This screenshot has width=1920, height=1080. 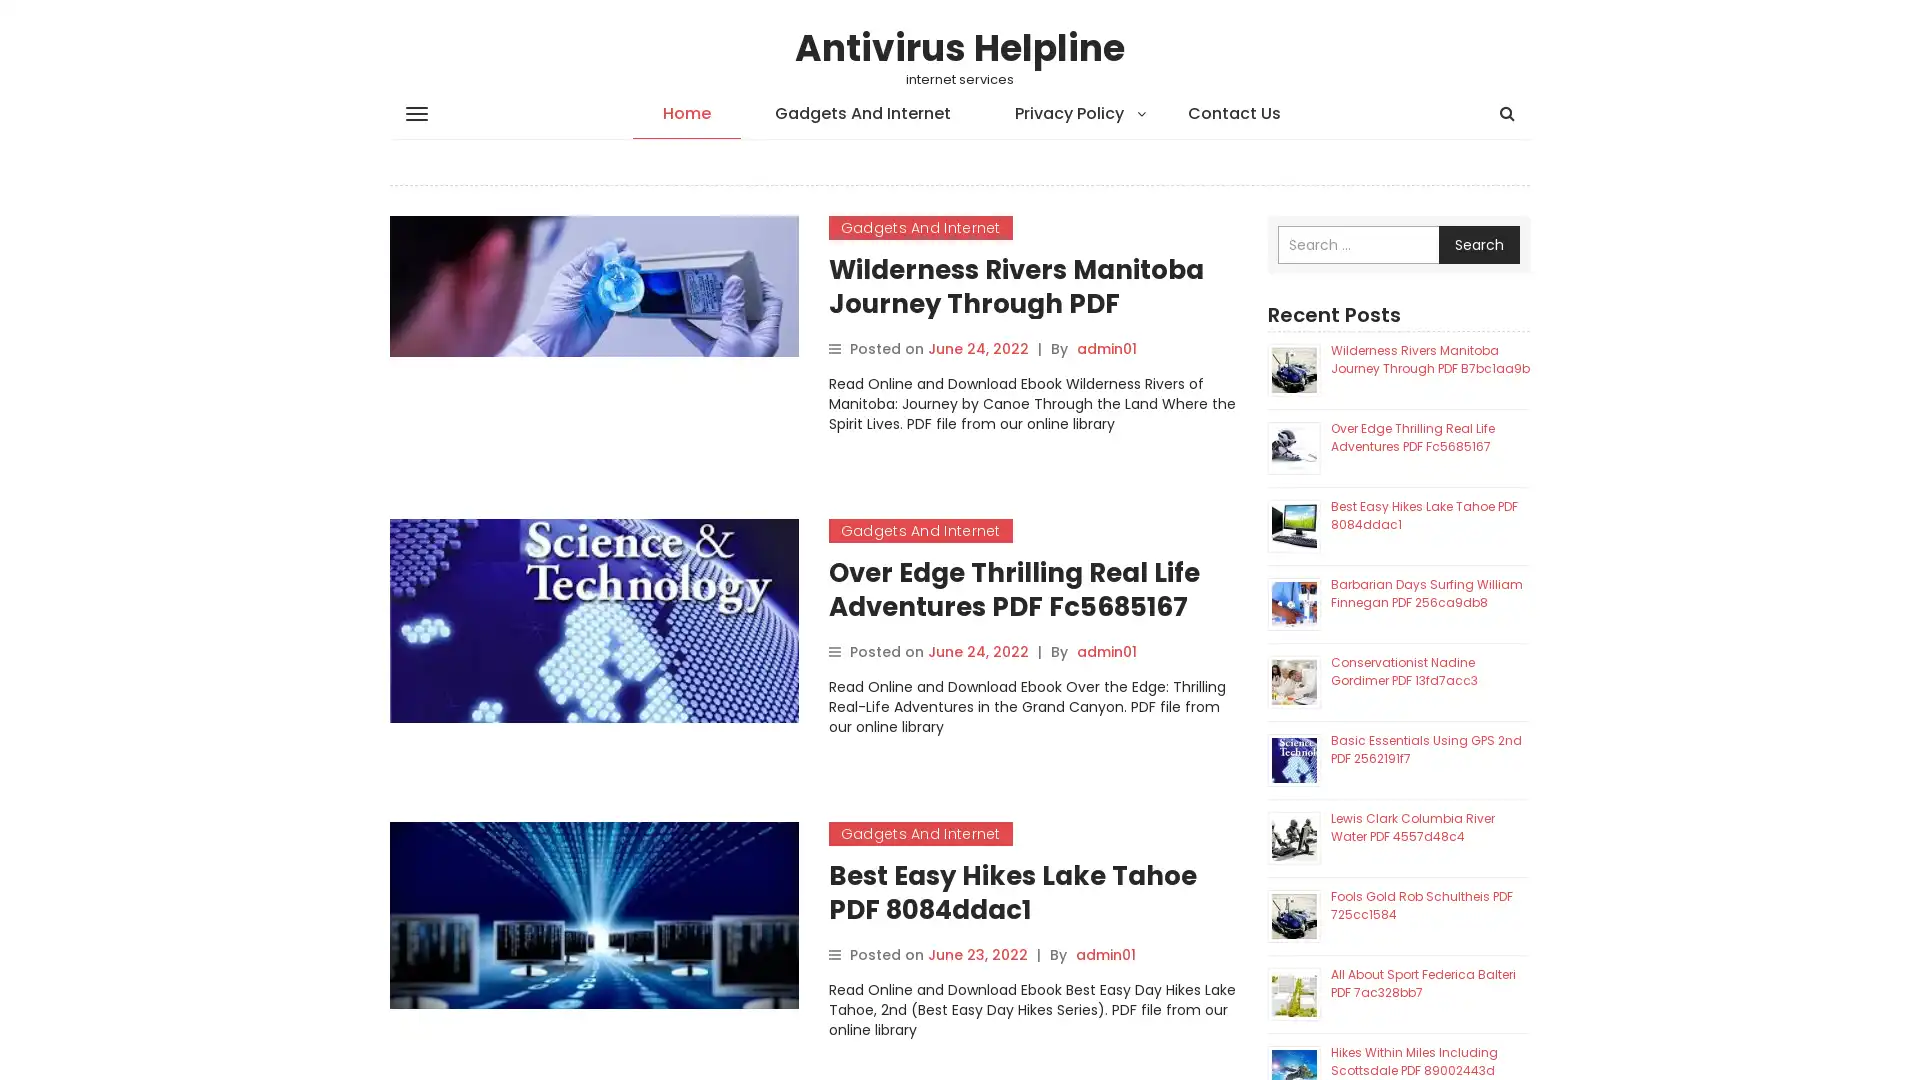 I want to click on Search, so click(x=1479, y=244).